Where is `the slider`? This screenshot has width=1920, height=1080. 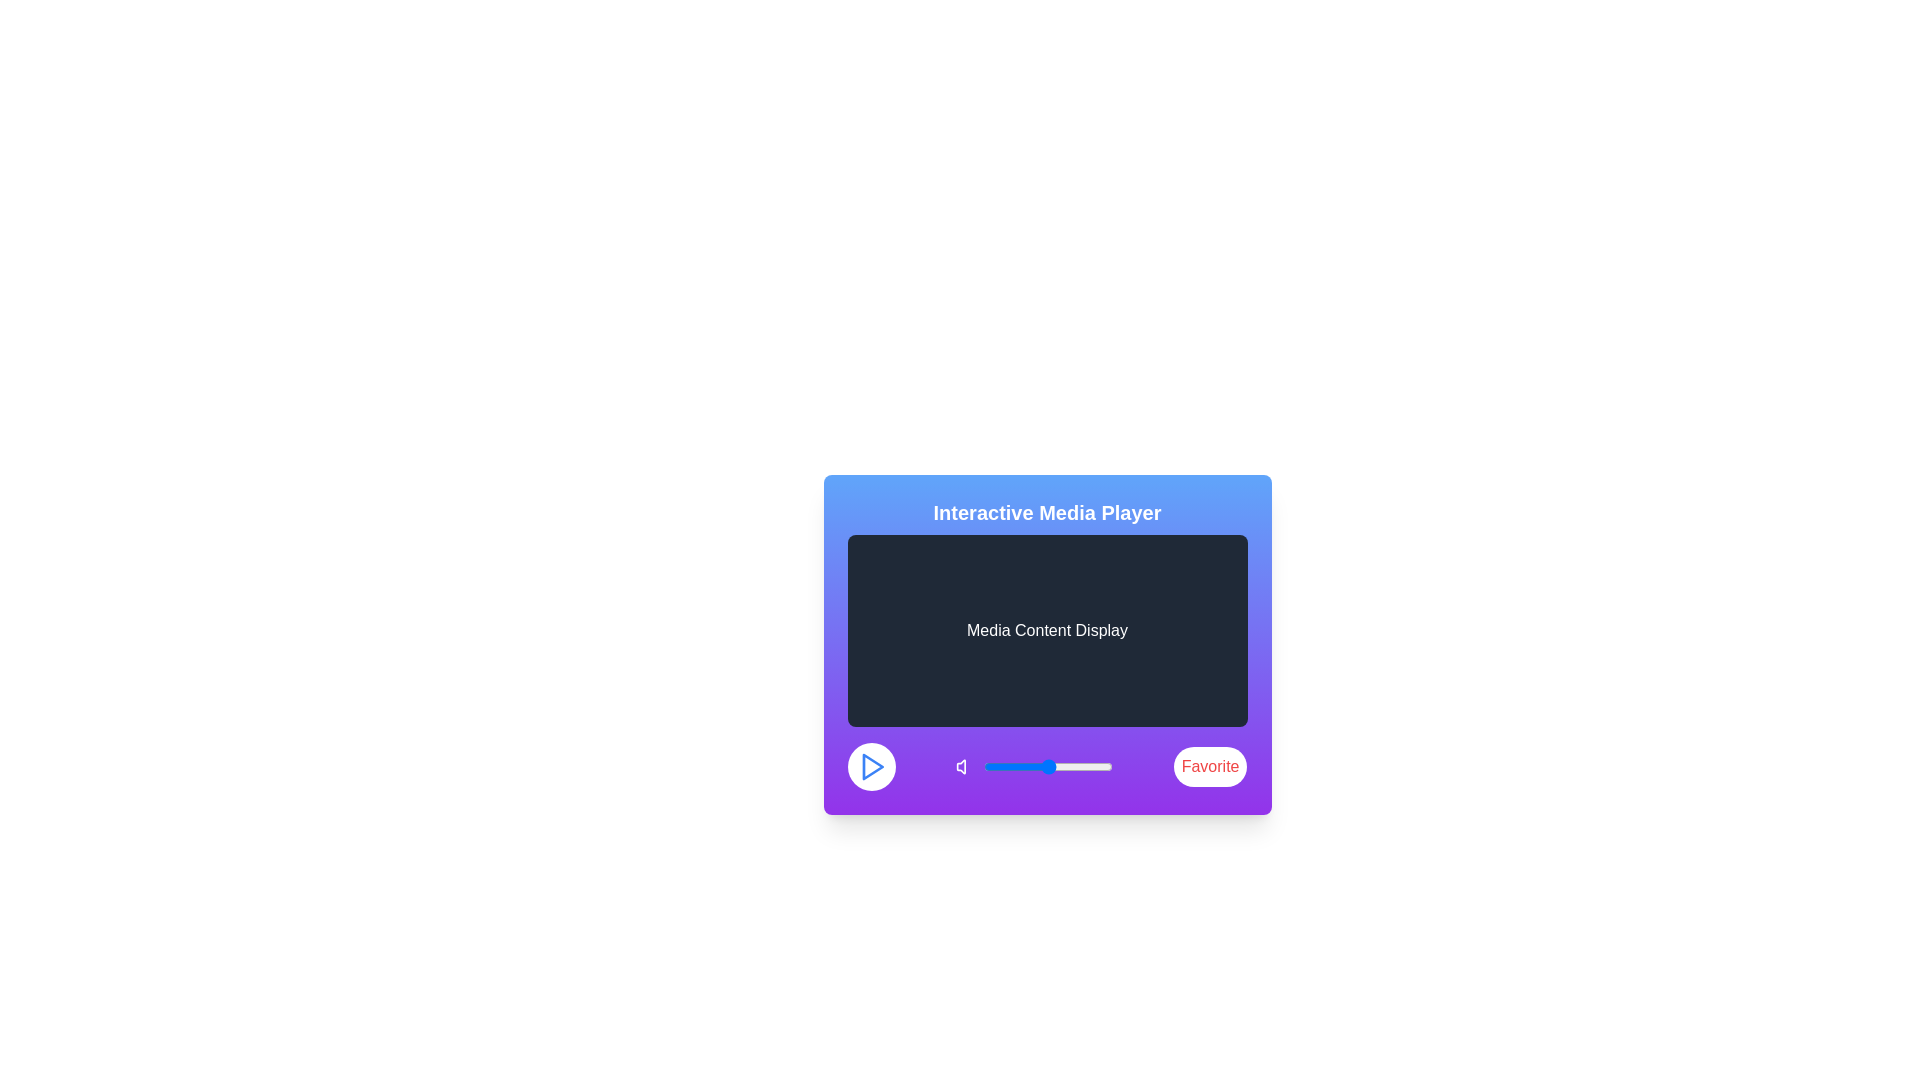
the slider is located at coordinates (1069, 766).